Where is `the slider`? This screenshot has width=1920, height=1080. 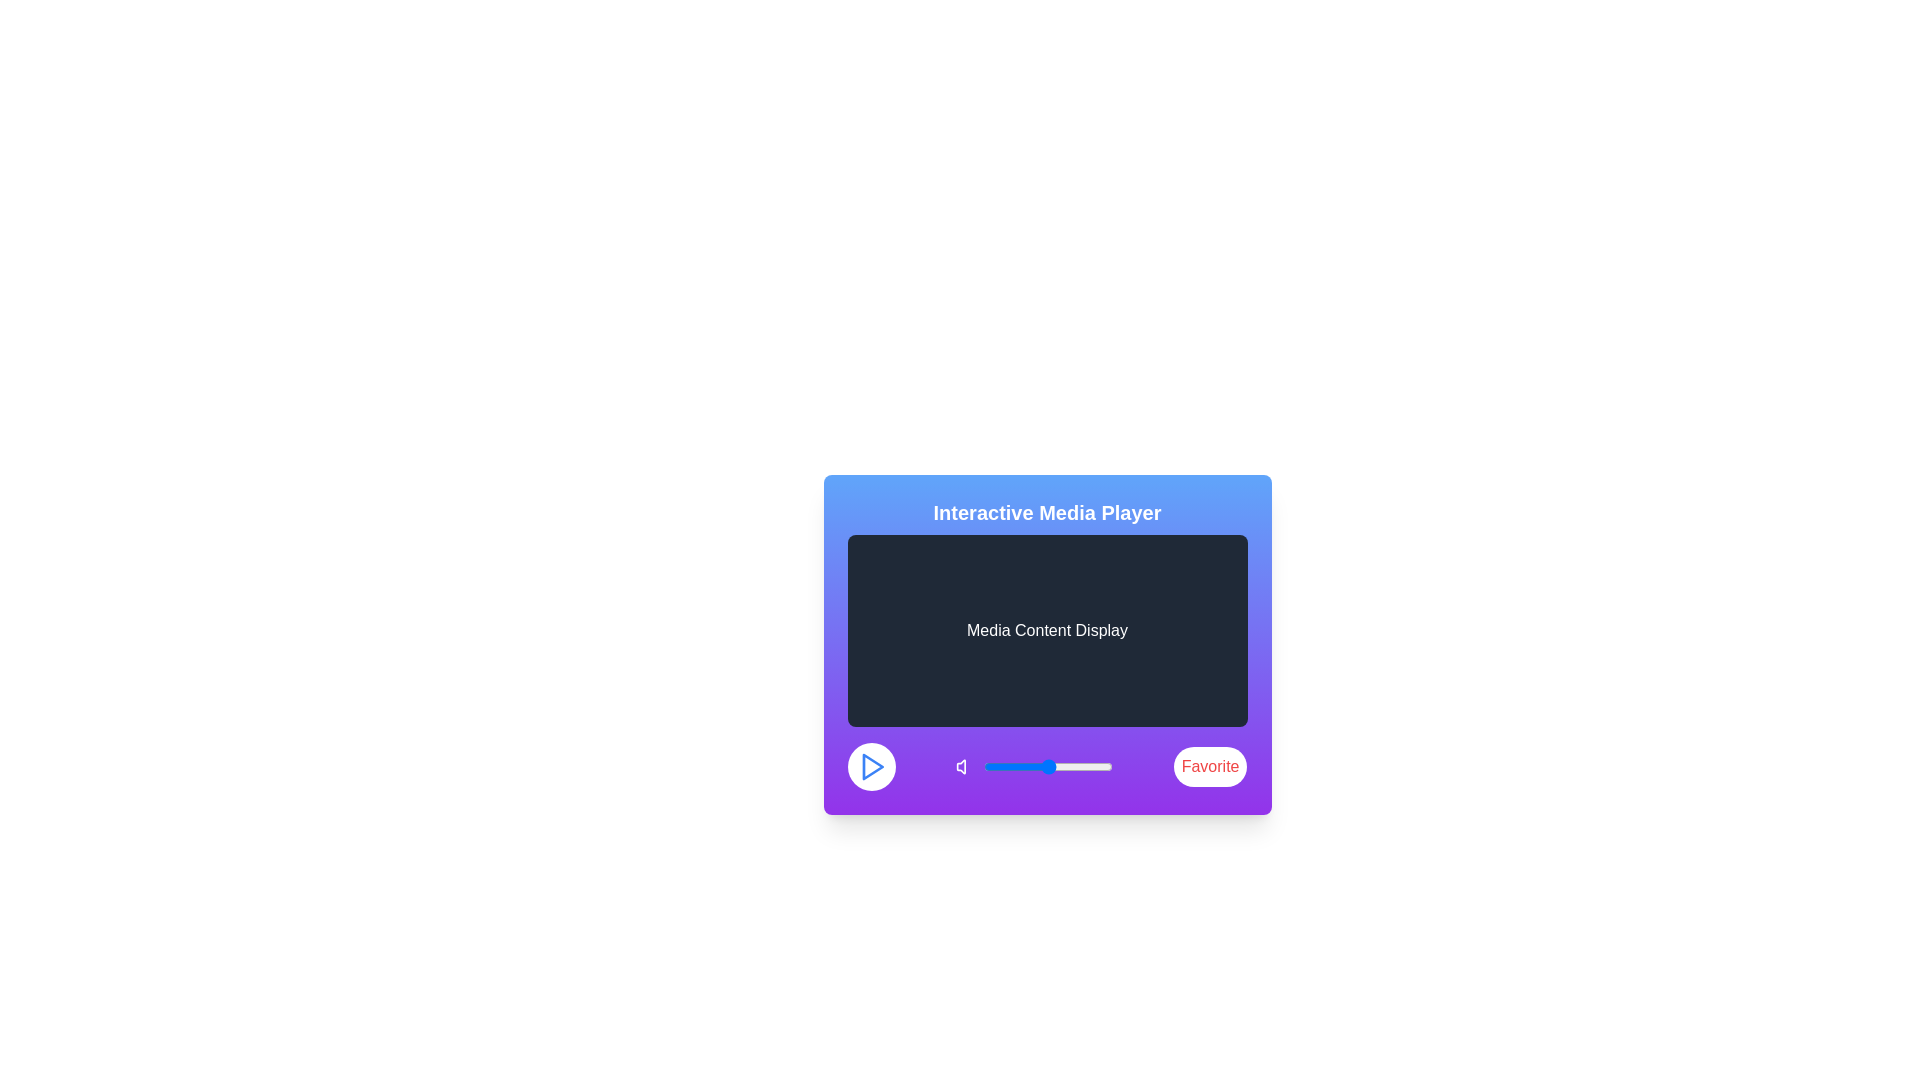
the slider is located at coordinates (1069, 766).